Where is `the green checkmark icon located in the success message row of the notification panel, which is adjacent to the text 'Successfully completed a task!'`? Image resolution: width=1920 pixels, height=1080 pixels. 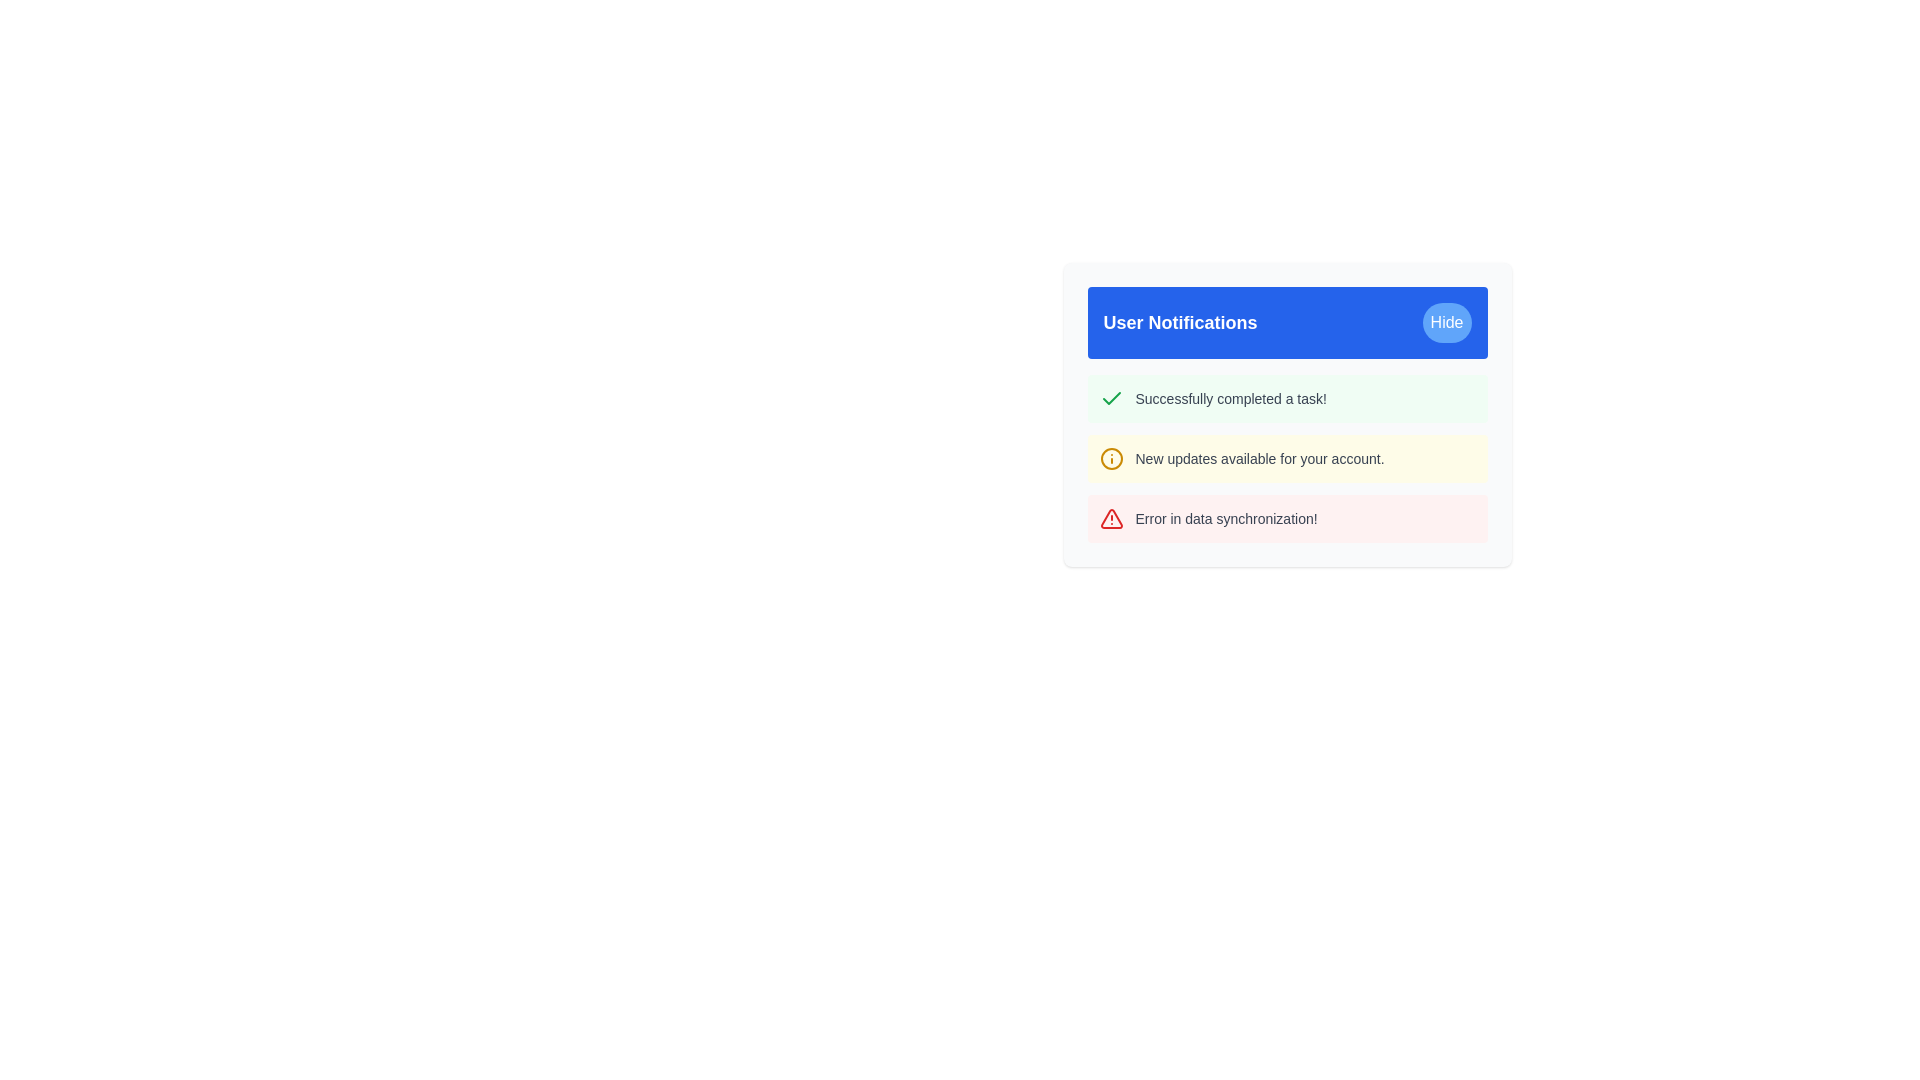
the green checkmark icon located in the success message row of the notification panel, which is adjacent to the text 'Successfully completed a task!' is located at coordinates (1110, 398).